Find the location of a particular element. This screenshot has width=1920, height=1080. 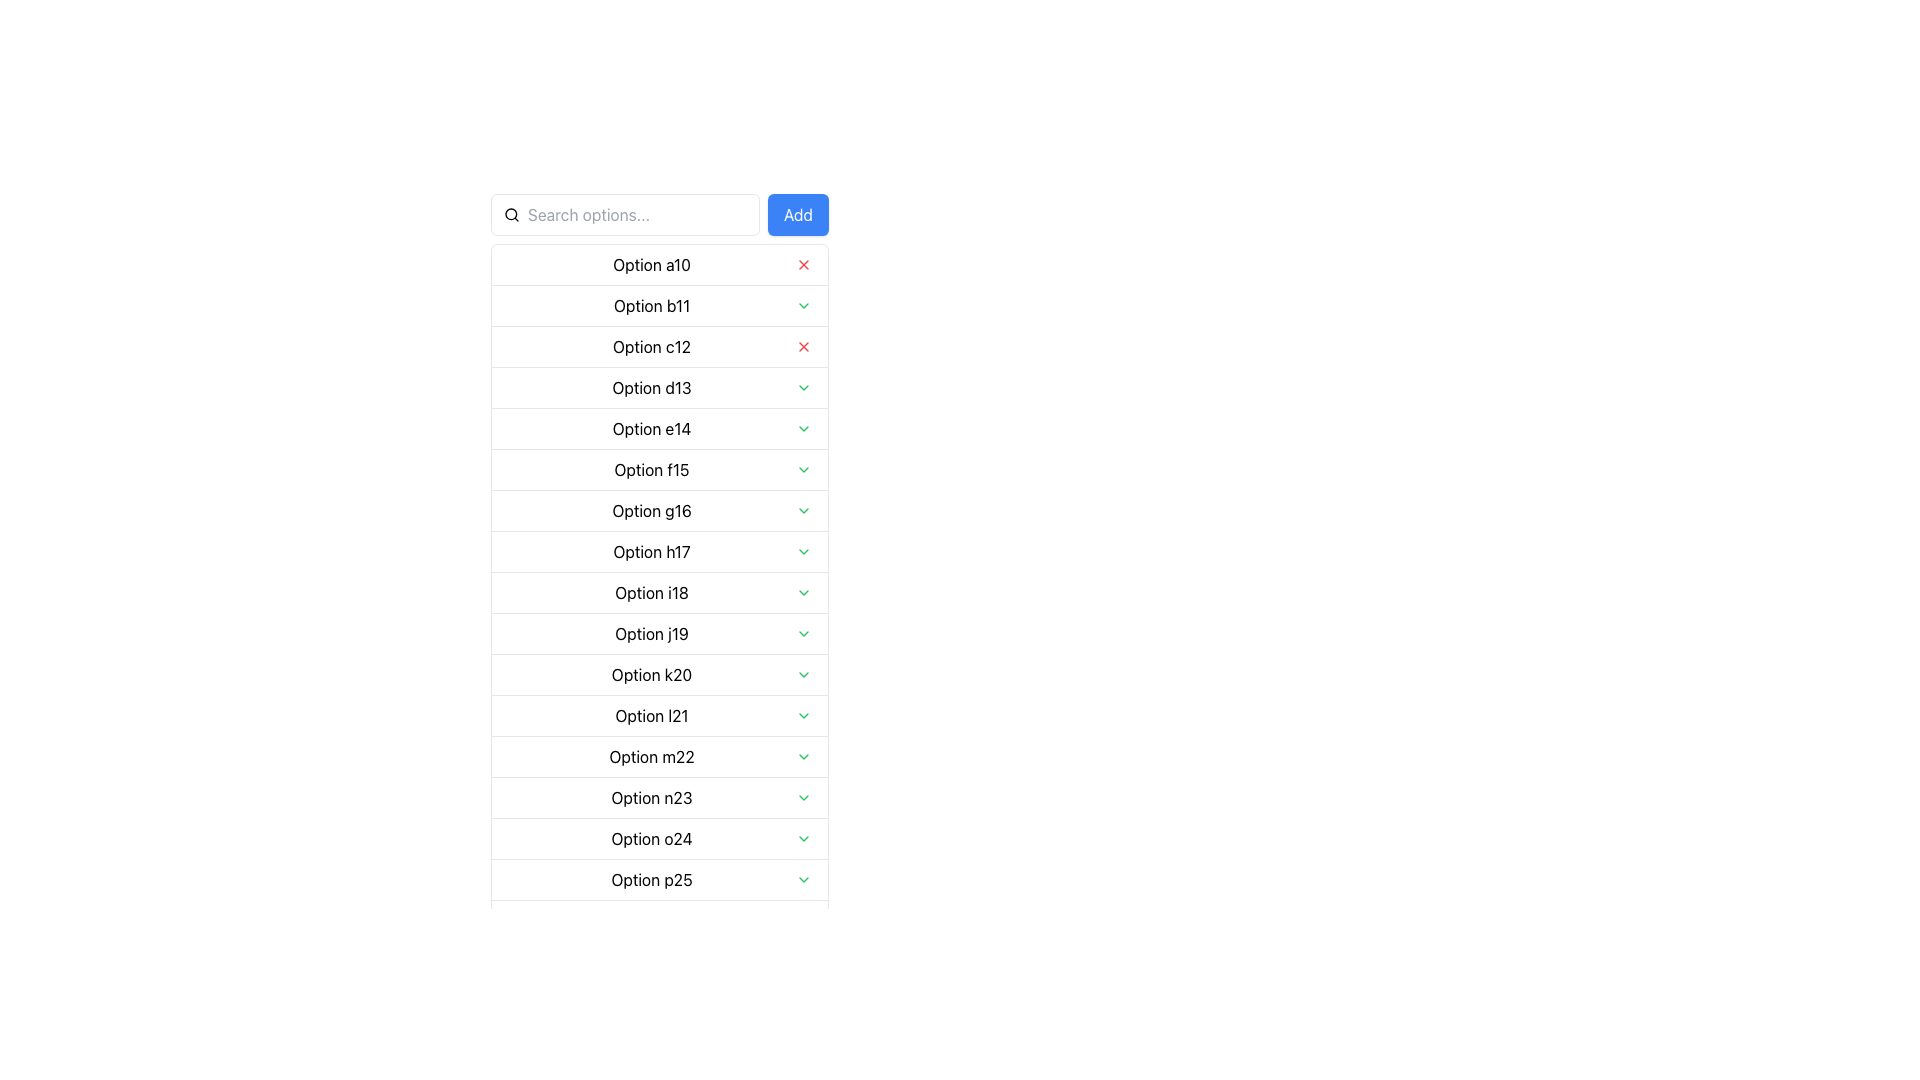

the list item labeled 'Option f15' is located at coordinates (660, 469).